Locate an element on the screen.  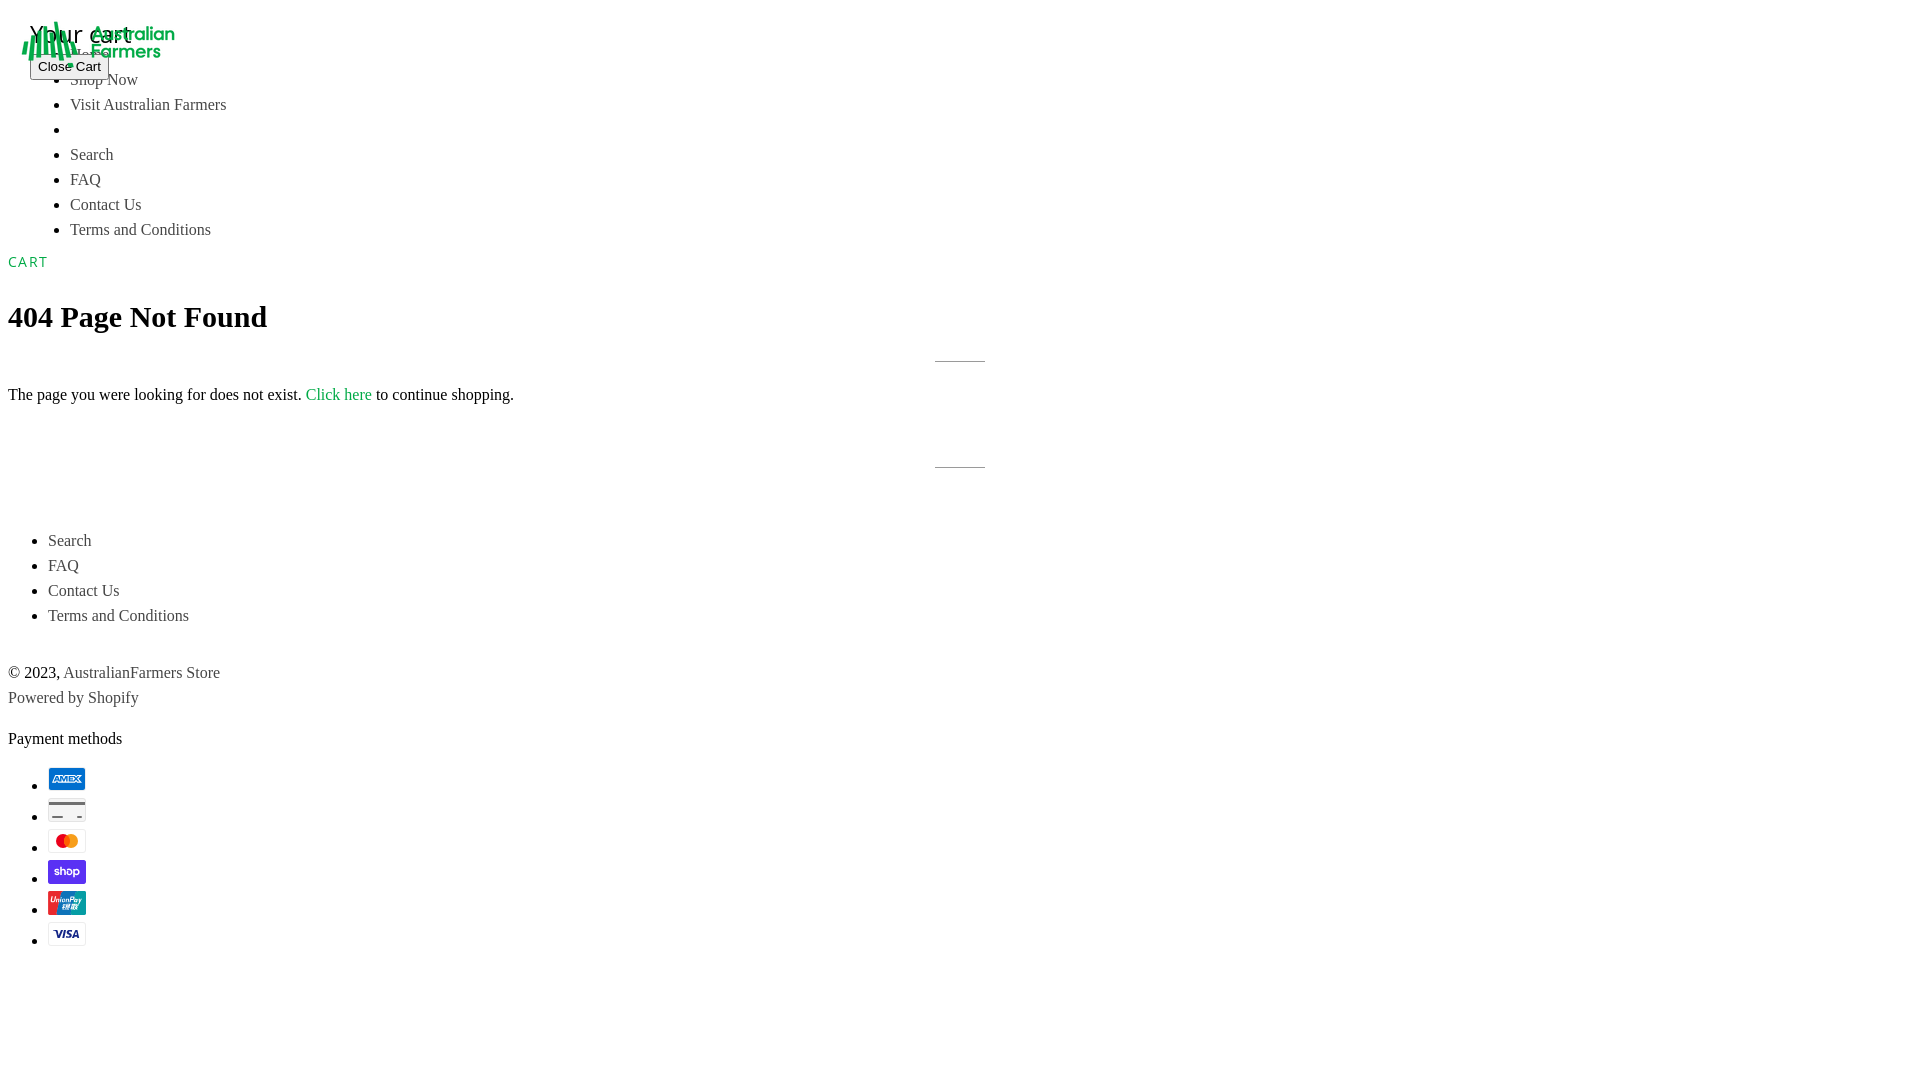
'Visit Australian Farmers' is located at coordinates (147, 104).